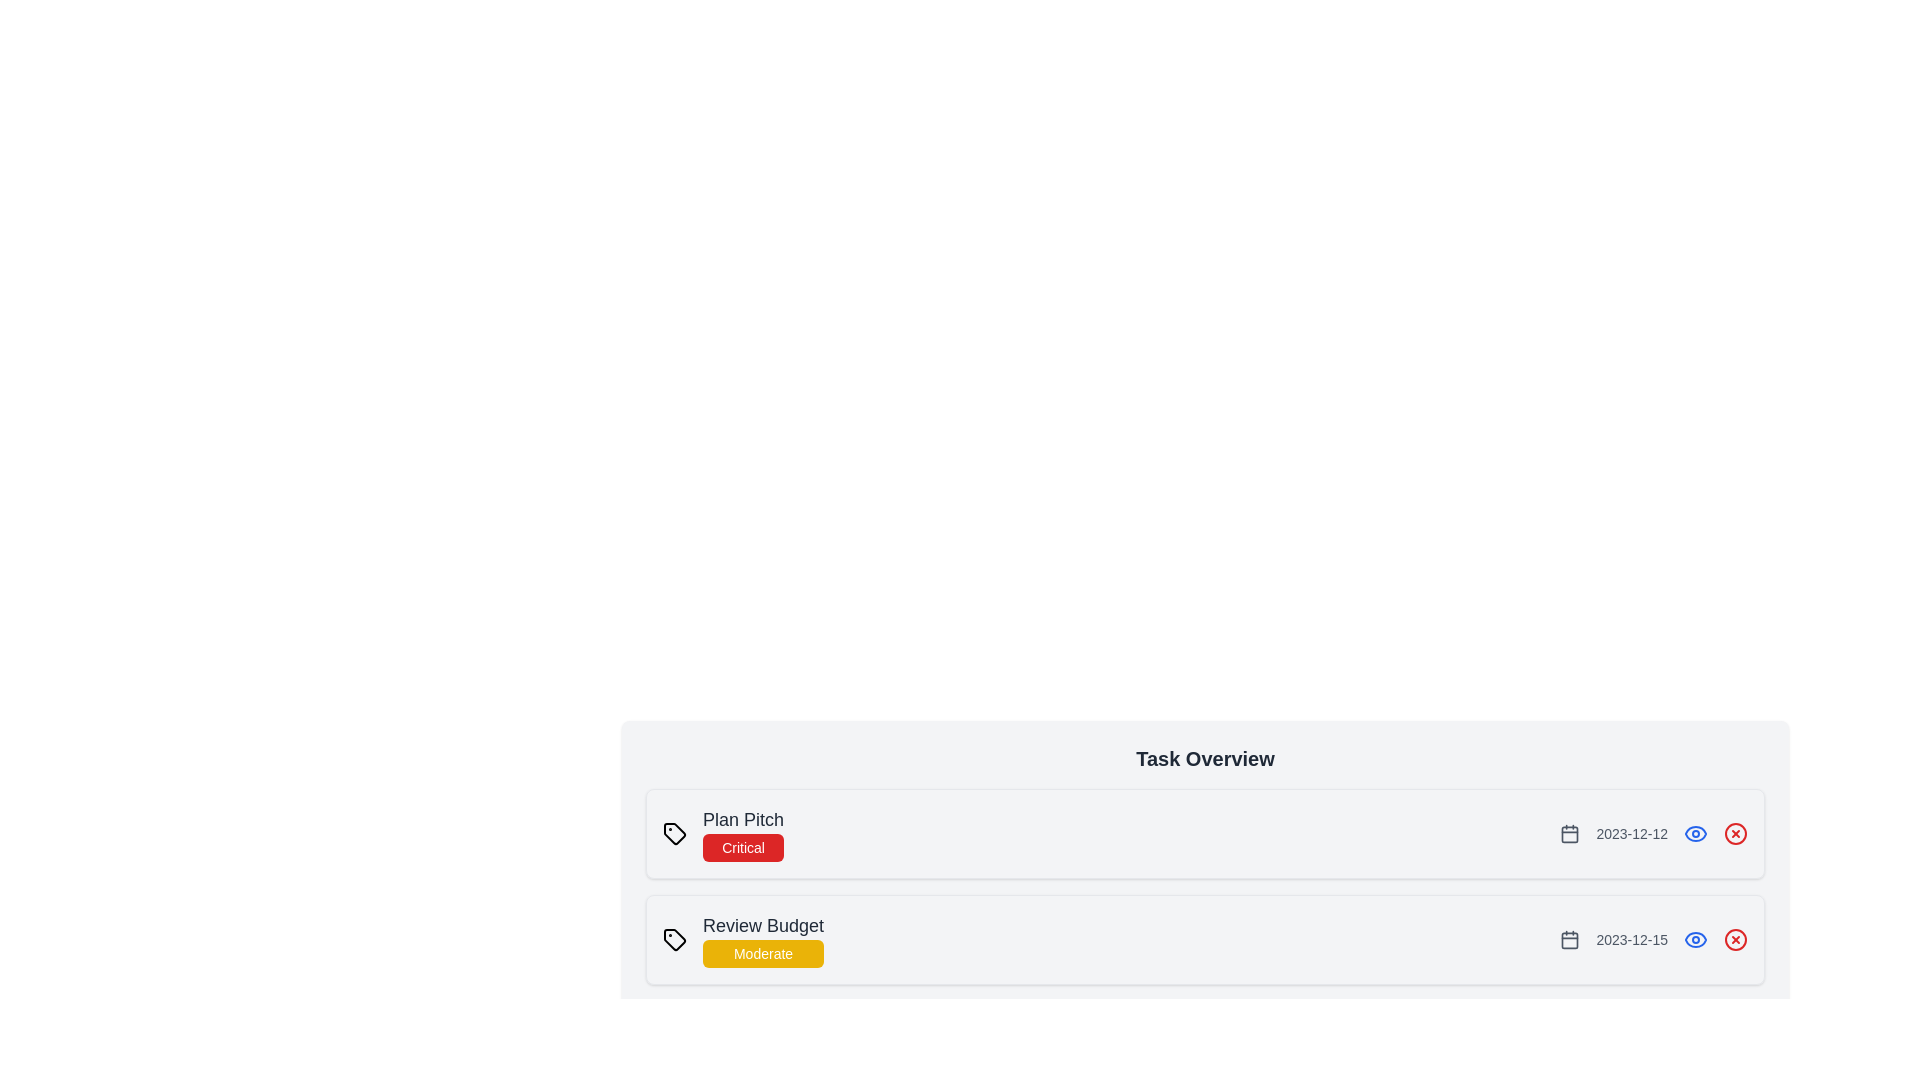  What do you see at coordinates (1694, 1044) in the screenshot?
I see `the eye icon to view the details of the task identified by Schedule Follow-Up` at bounding box center [1694, 1044].